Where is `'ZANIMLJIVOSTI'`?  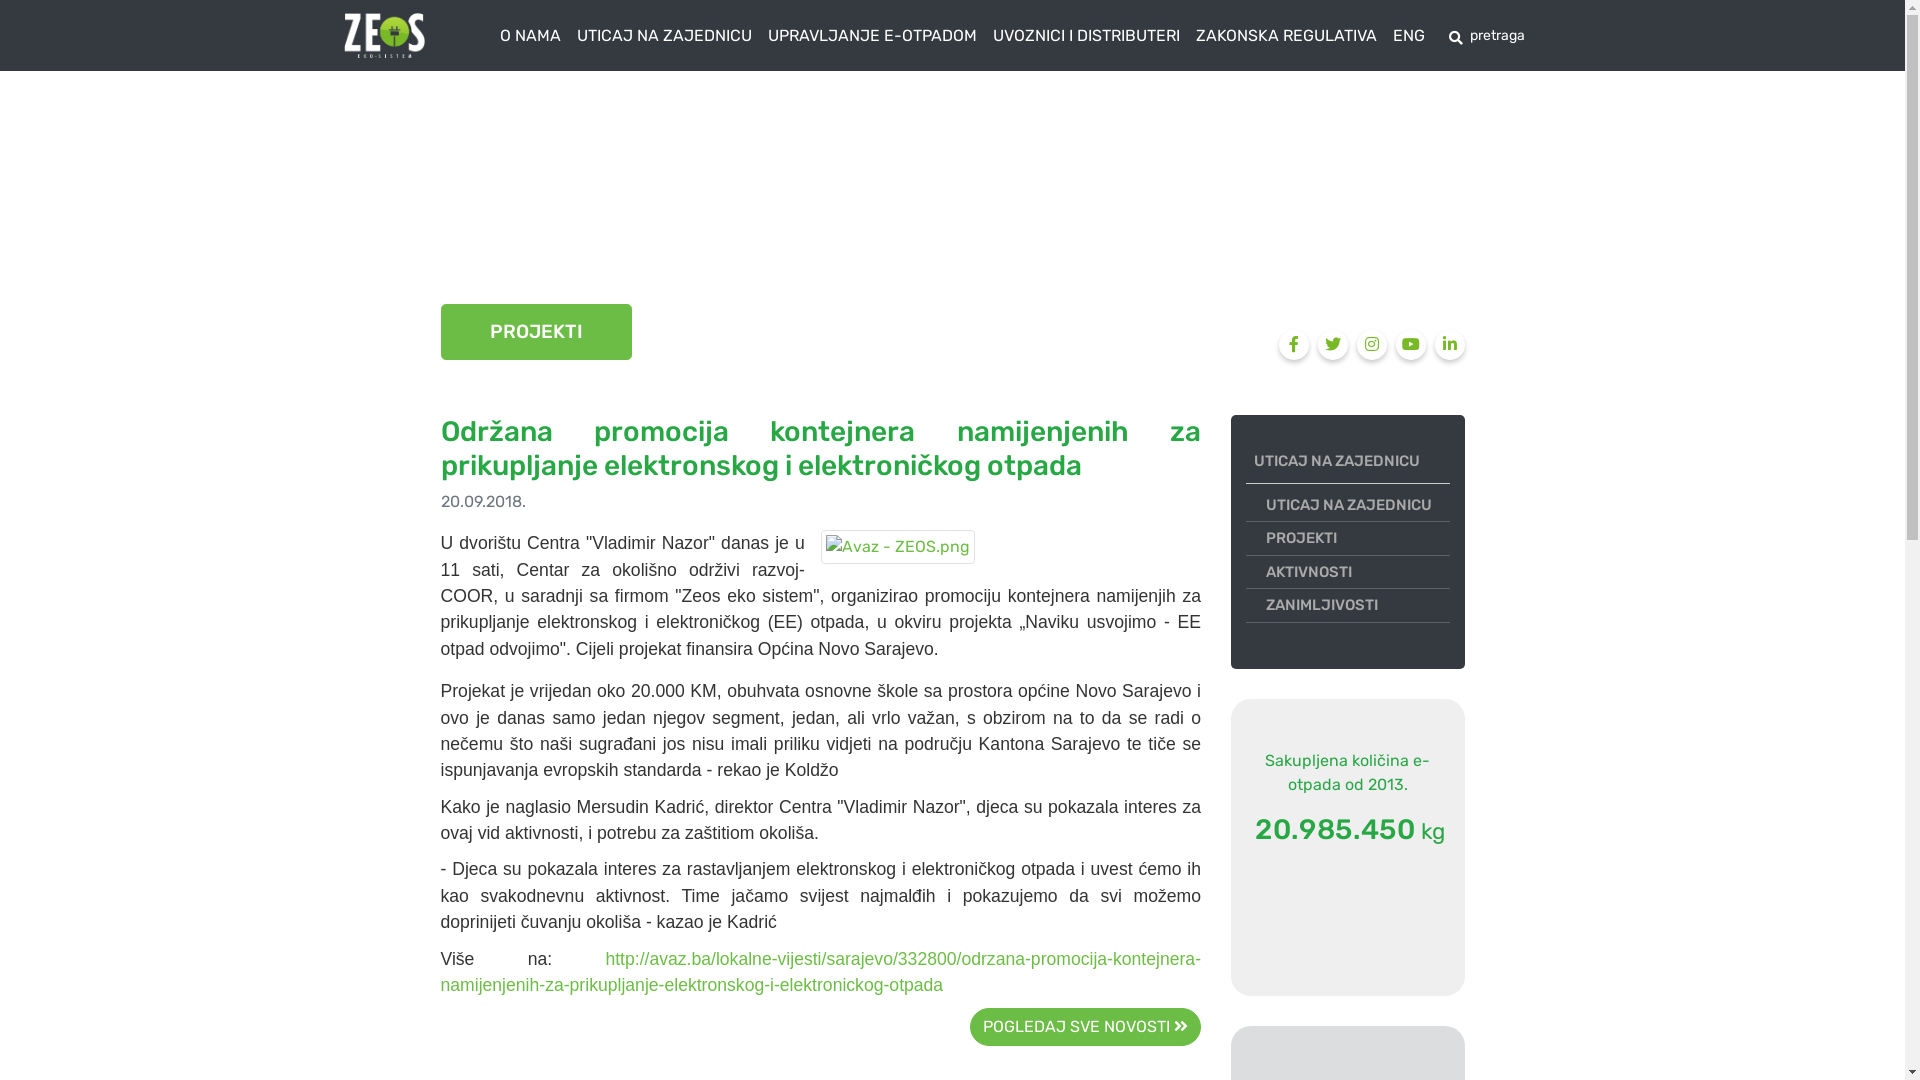
'ZANIMLJIVOSTI' is located at coordinates (1358, 604).